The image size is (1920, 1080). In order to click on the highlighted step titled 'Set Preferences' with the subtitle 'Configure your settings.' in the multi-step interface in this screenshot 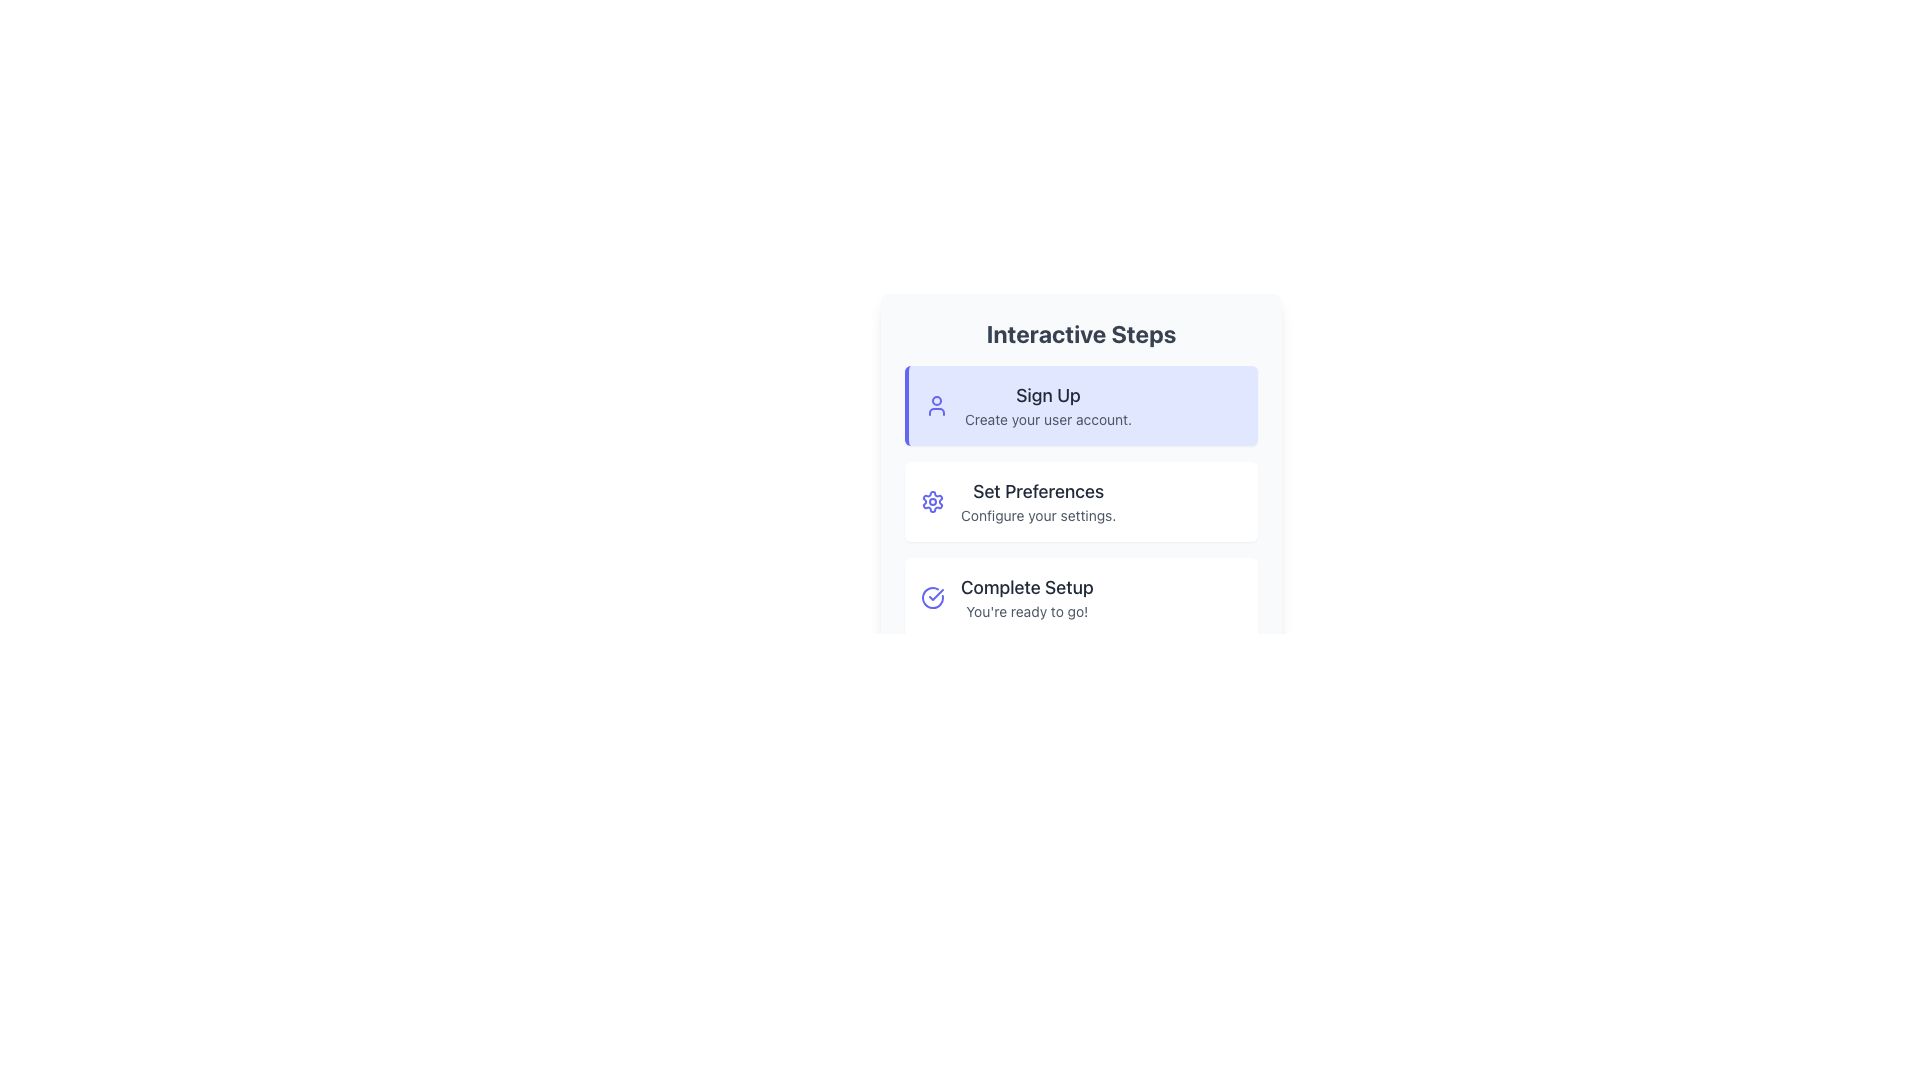, I will do `click(1080, 500)`.